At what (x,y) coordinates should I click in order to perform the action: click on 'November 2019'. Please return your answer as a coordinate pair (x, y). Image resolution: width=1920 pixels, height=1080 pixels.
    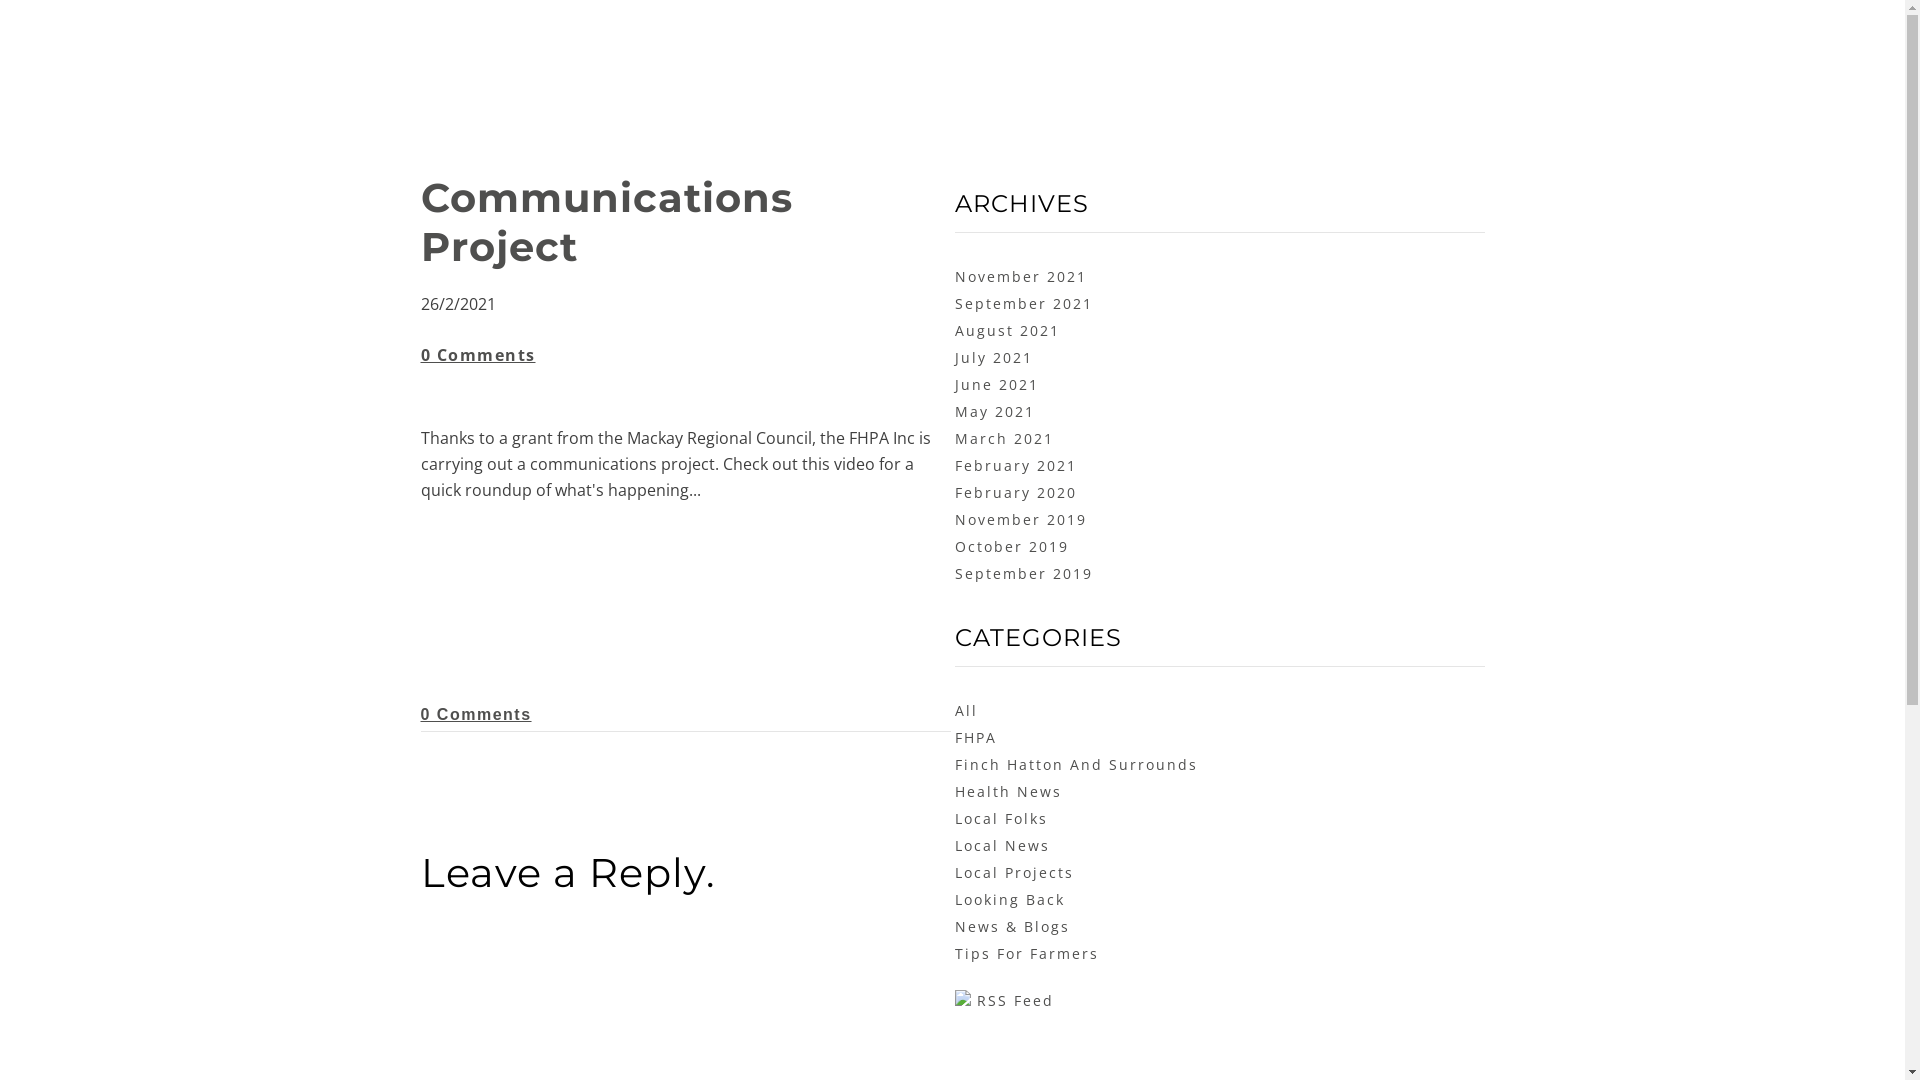
    Looking at the image, I should click on (1019, 518).